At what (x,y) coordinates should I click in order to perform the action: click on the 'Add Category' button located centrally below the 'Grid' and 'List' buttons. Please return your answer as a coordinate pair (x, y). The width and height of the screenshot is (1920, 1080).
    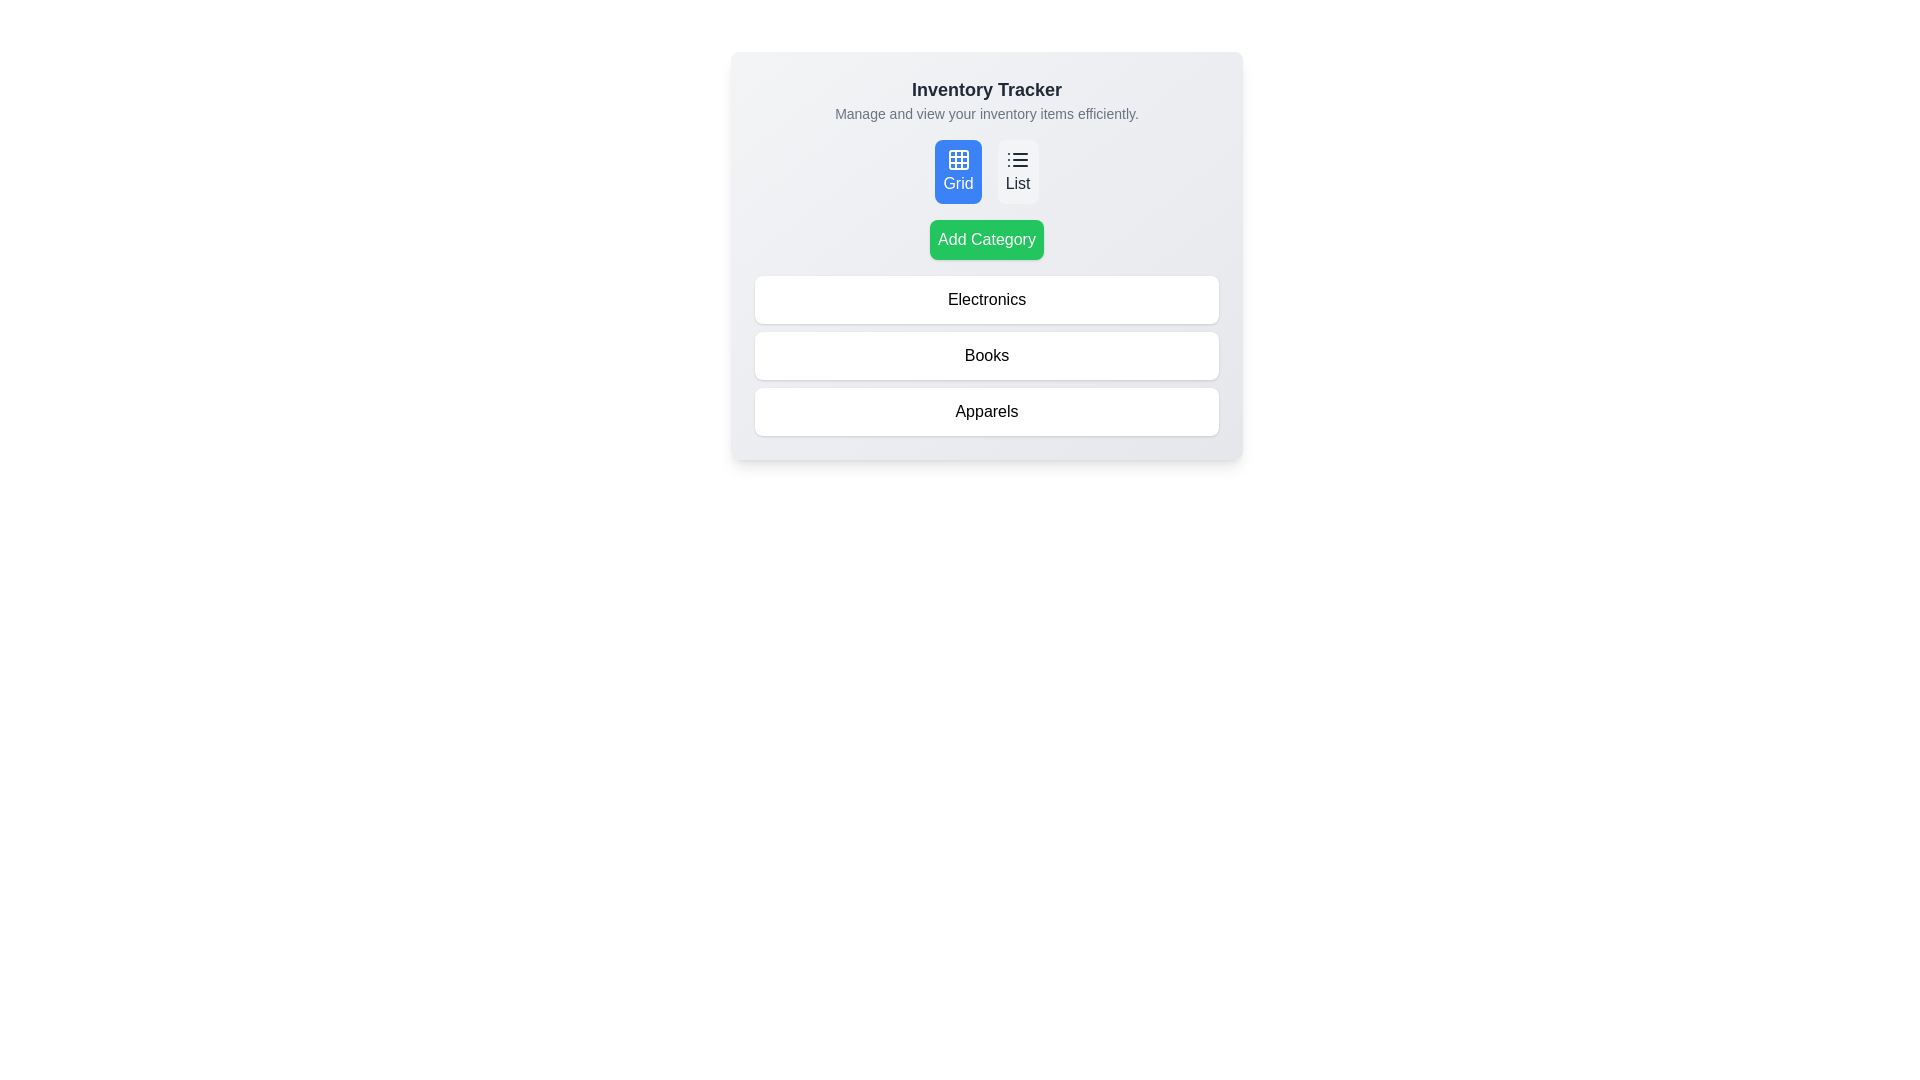
    Looking at the image, I should click on (987, 238).